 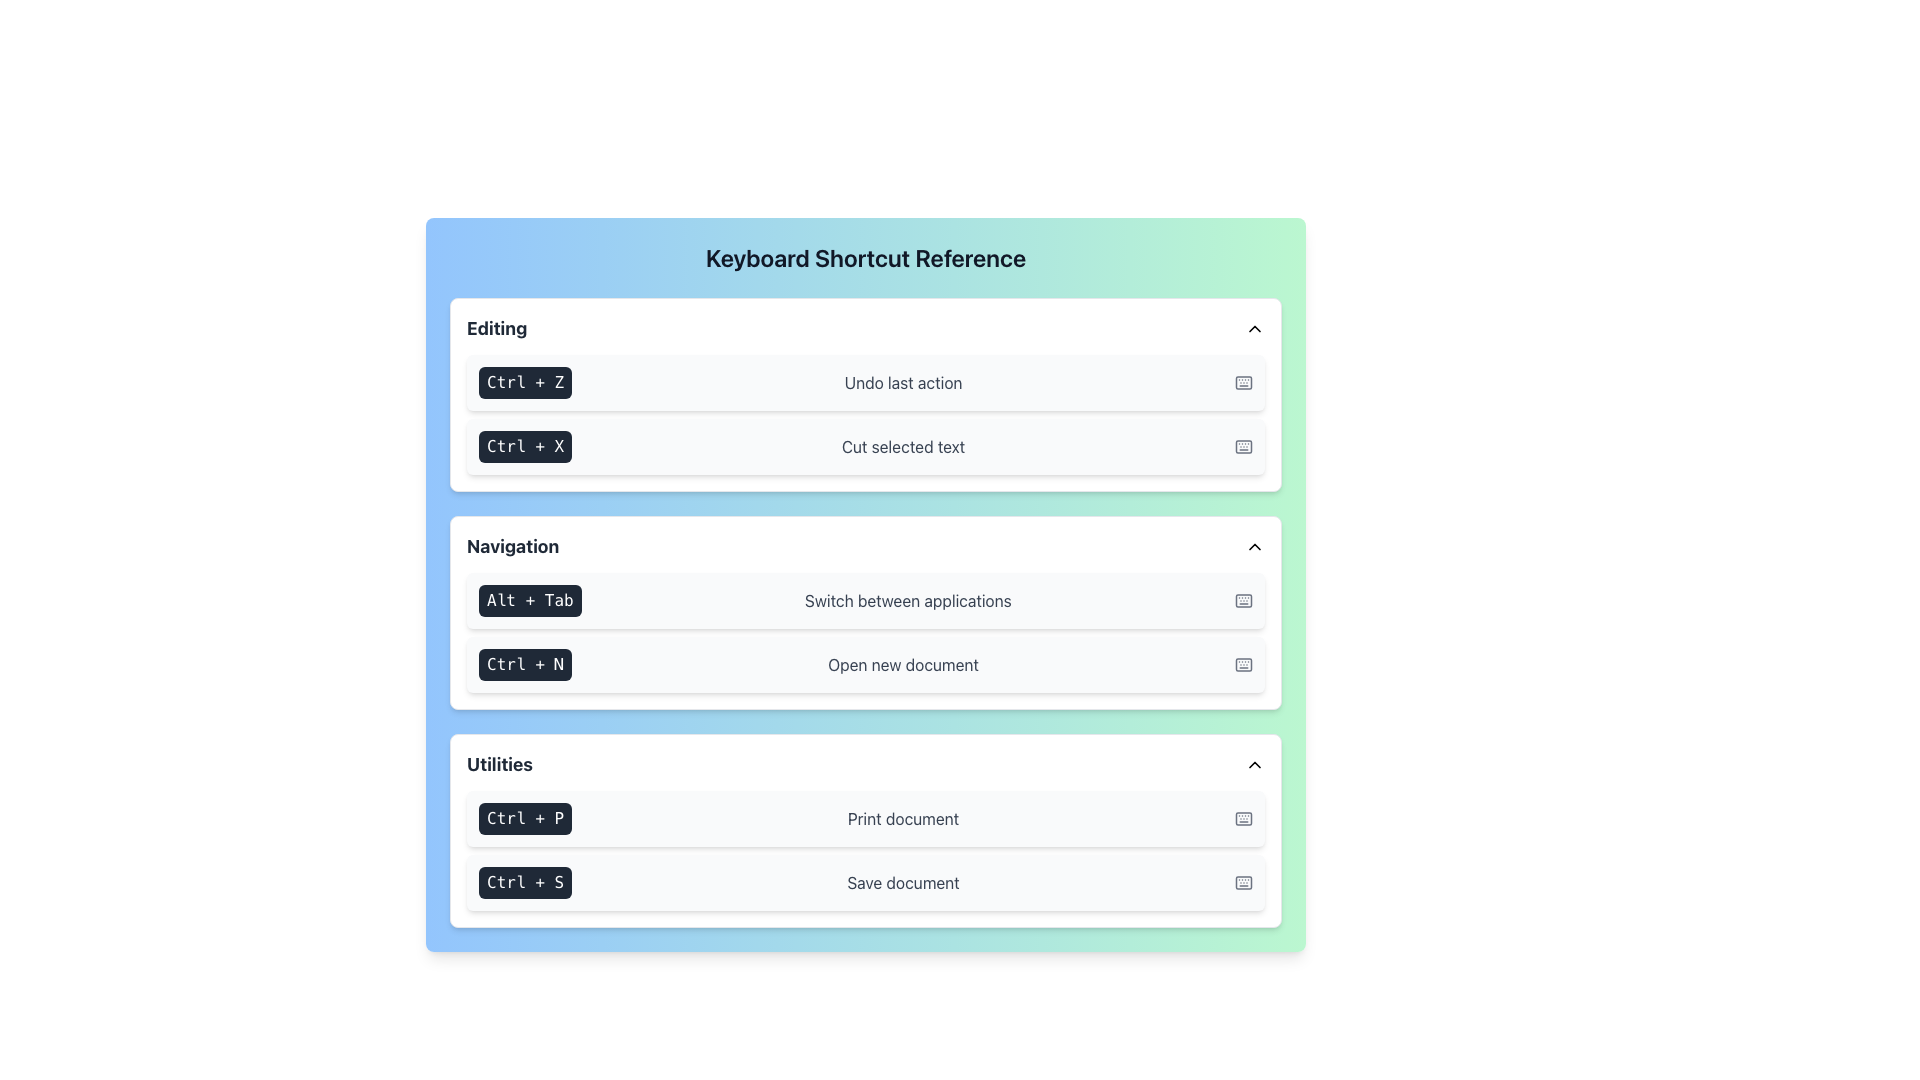 I want to click on the gray keyboard icon, which is the rightmost element in the horizontal row next to the text 'Switch between applications' in the Navigation section, so click(x=1242, y=600).